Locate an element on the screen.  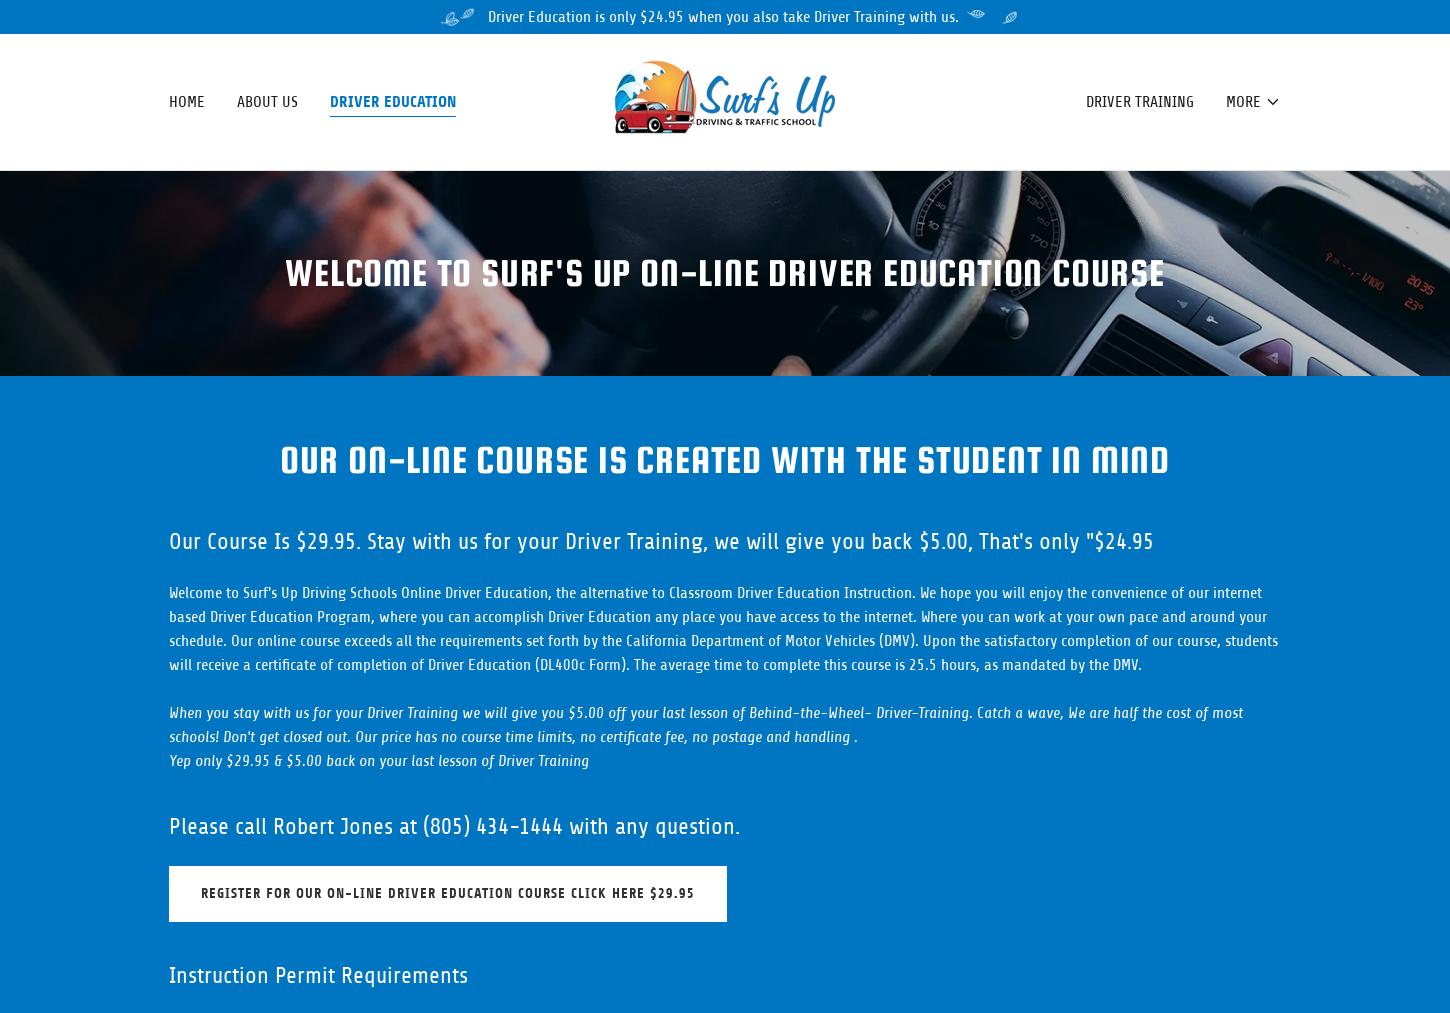
'Driver Training' is located at coordinates (1137, 102).